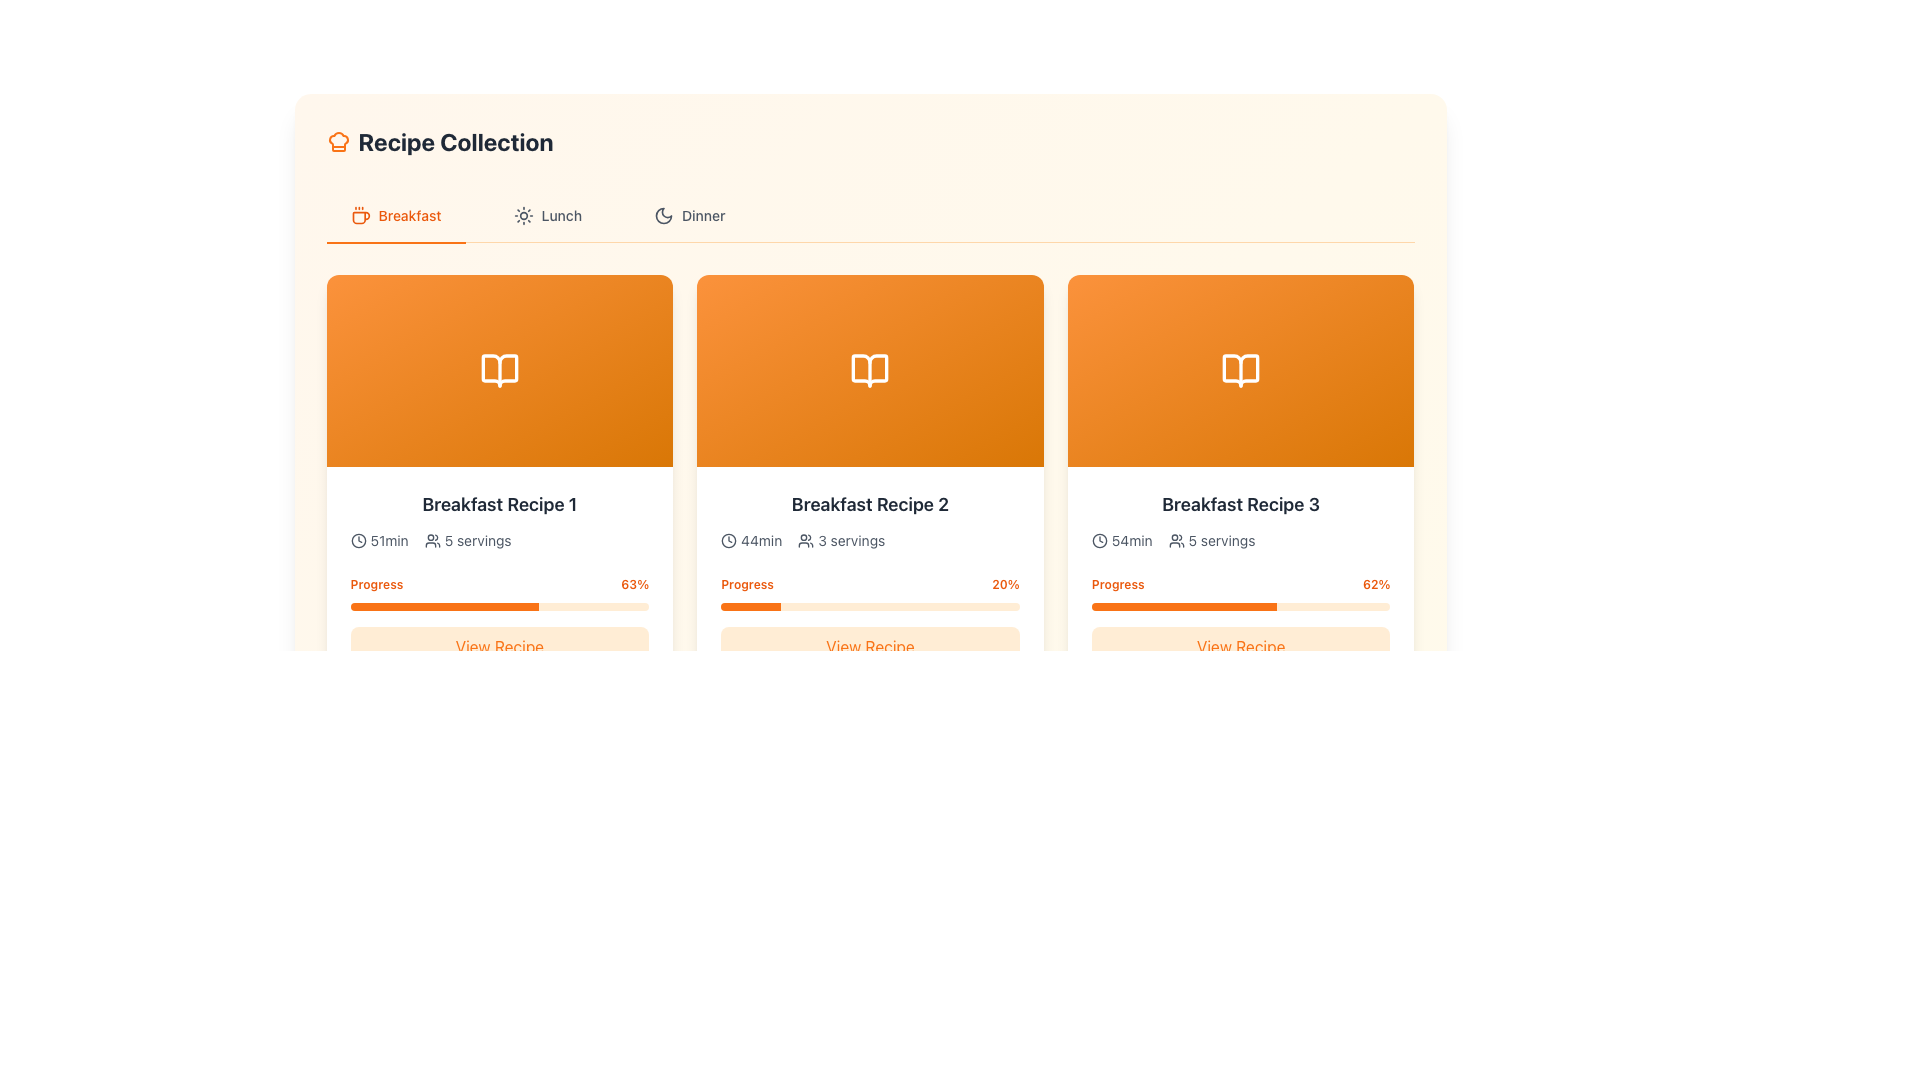  What do you see at coordinates (547, 216) in the screenshot?
I see `the 'Lunch' navigation button located in the middle of the three-item menu at the top of the interface` at bounding box center [547, 216].